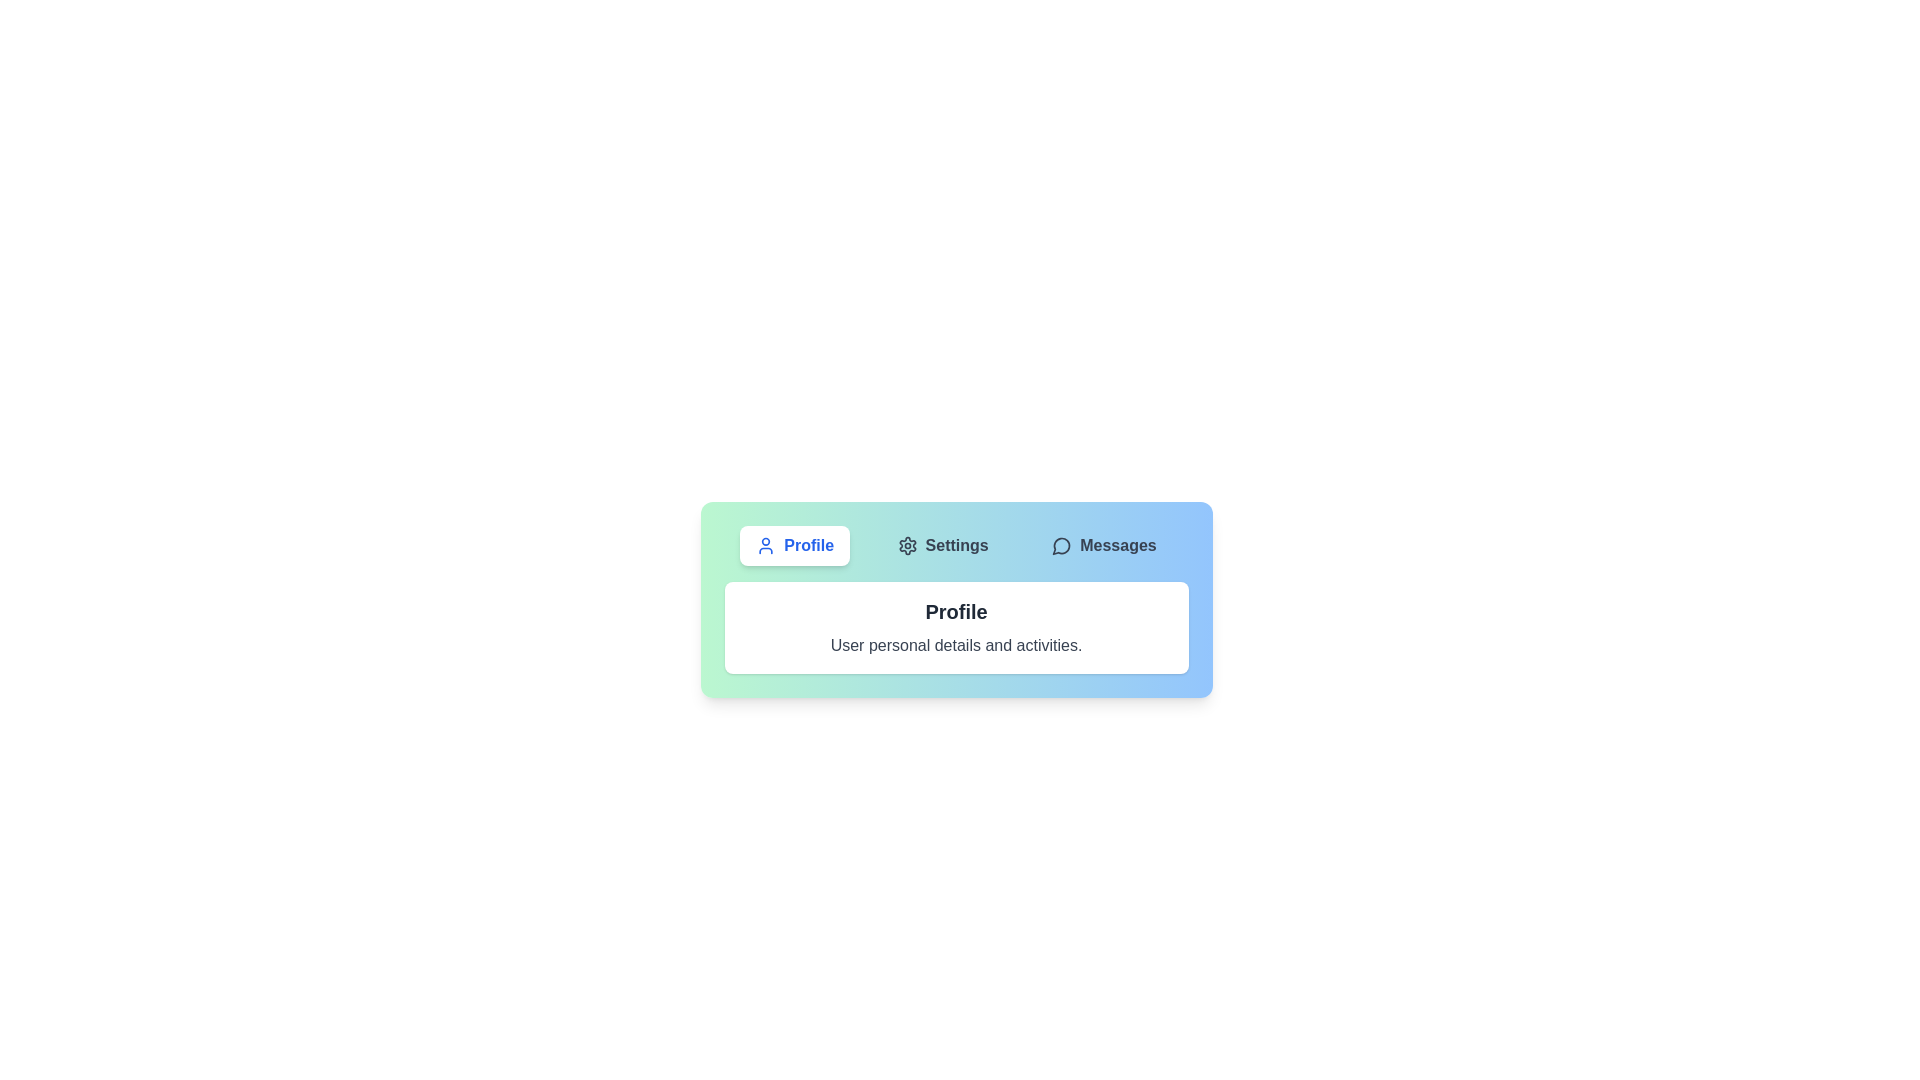 This screenshot has width=1920, height=1080. Describe the element at coordinates (1103, 546) in the screenshot. I see `the Messages tab by clicking on its button` at that location.